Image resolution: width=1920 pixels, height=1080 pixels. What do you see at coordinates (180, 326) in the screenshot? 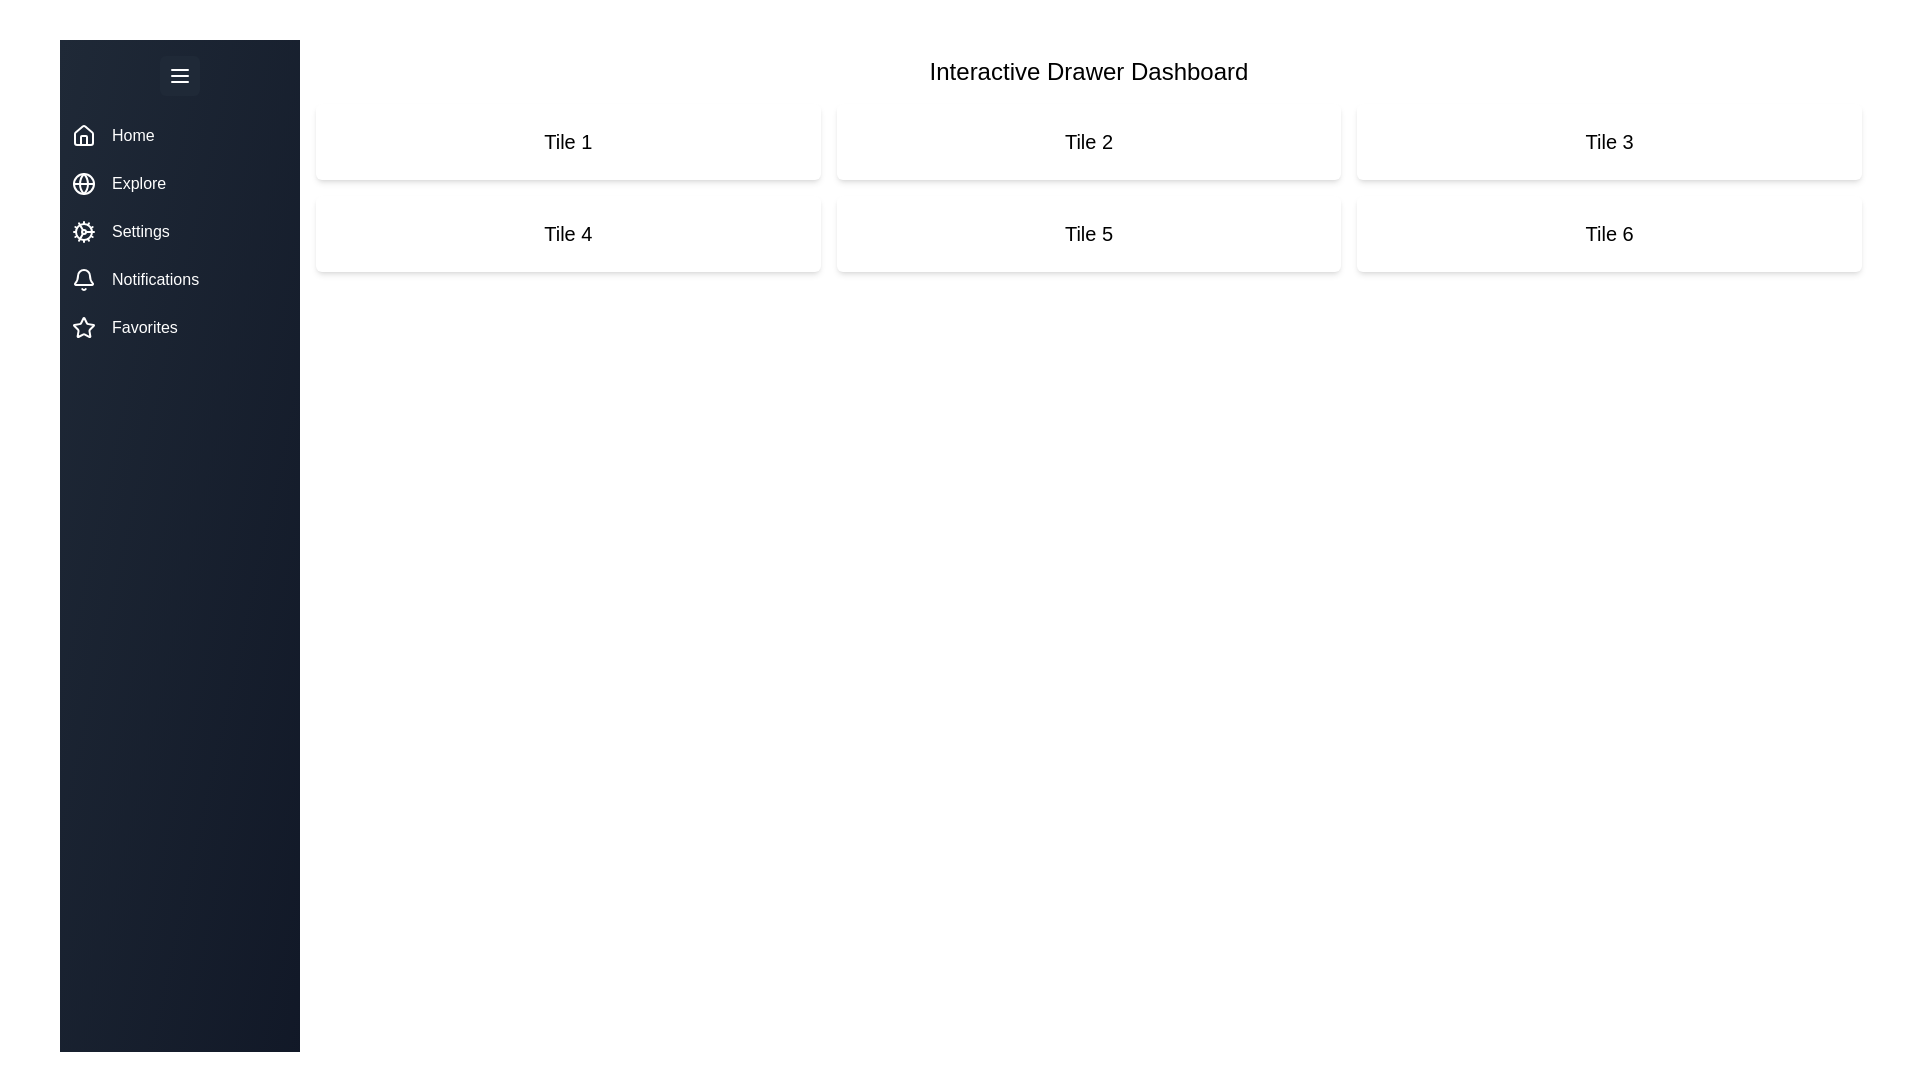
I see `the navigation item Favorites to see its hover effect` at bounding box center [180, 326].